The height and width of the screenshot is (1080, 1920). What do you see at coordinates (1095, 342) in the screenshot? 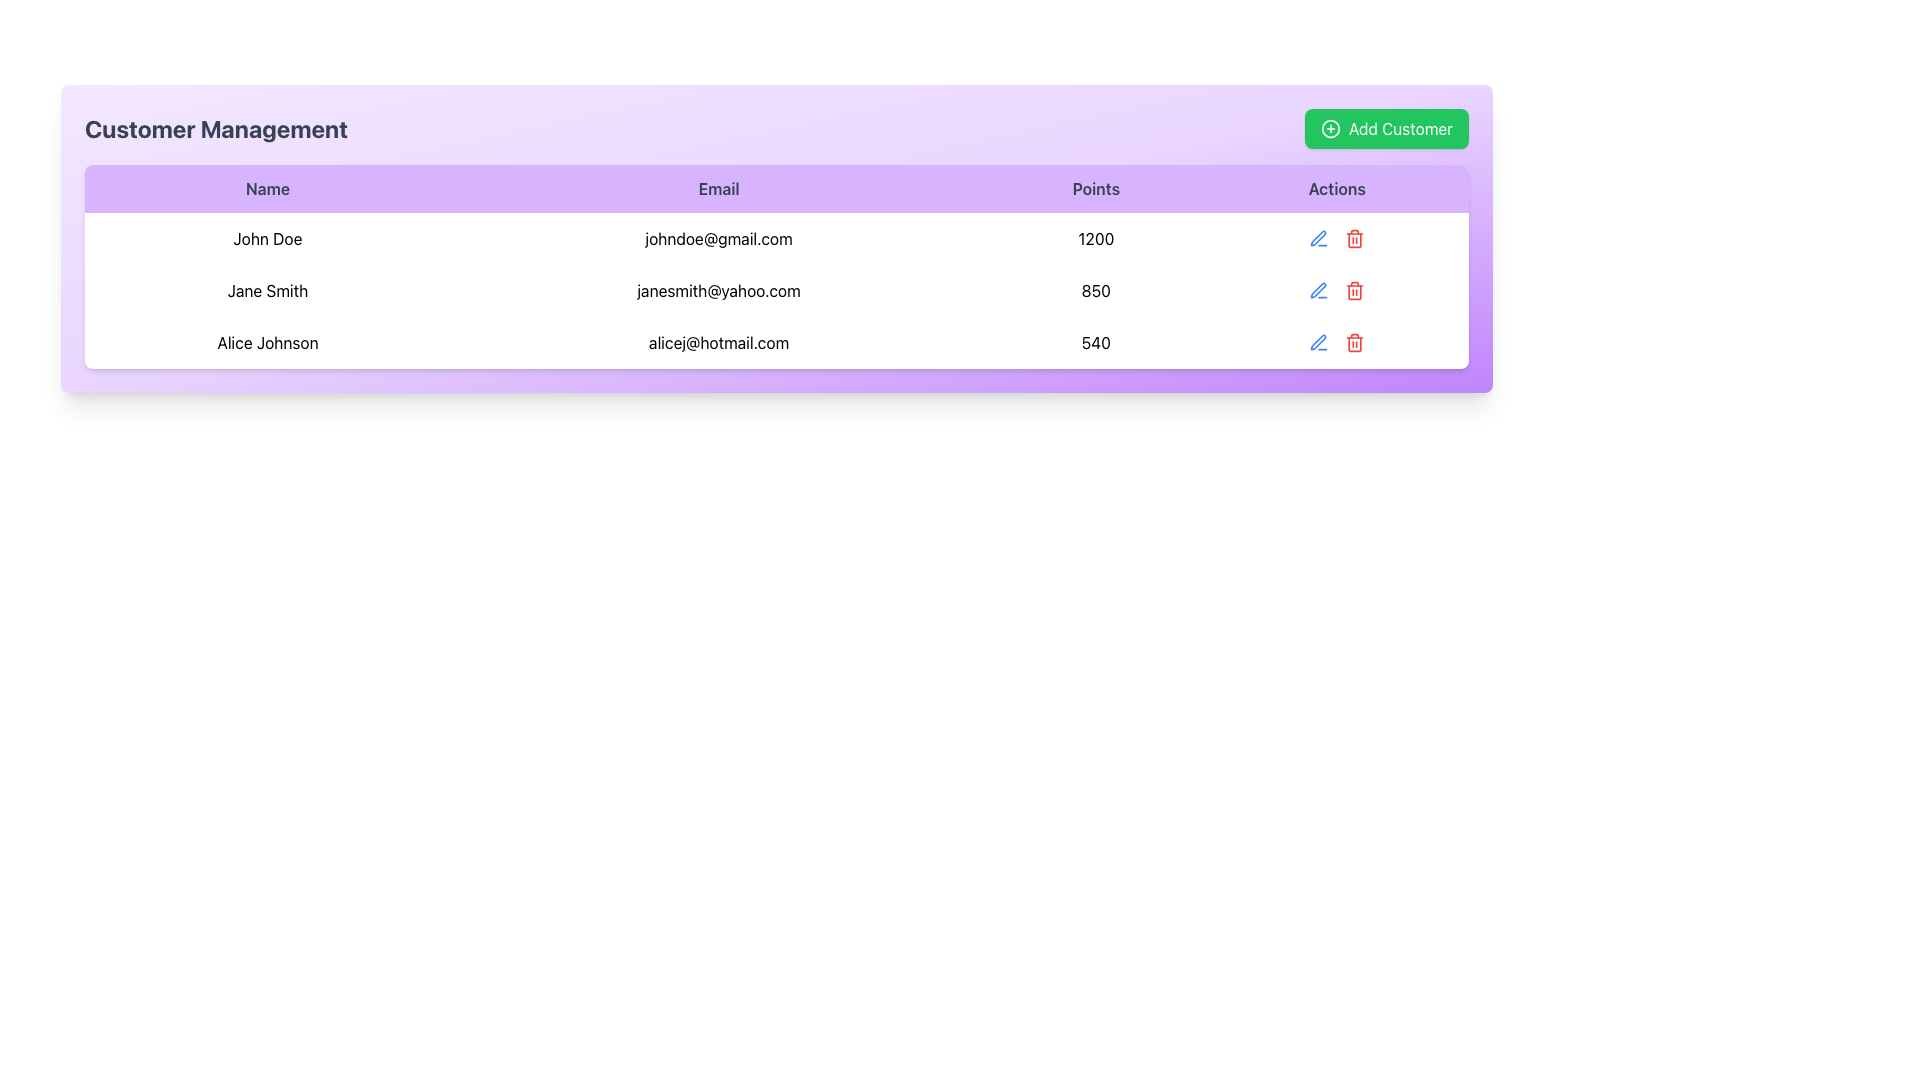
I see `the static text field displaying the points associated with the customer 'Alice Johnson' in the third row of the table under the 'Points' column` at bounding box center [1095, 342].